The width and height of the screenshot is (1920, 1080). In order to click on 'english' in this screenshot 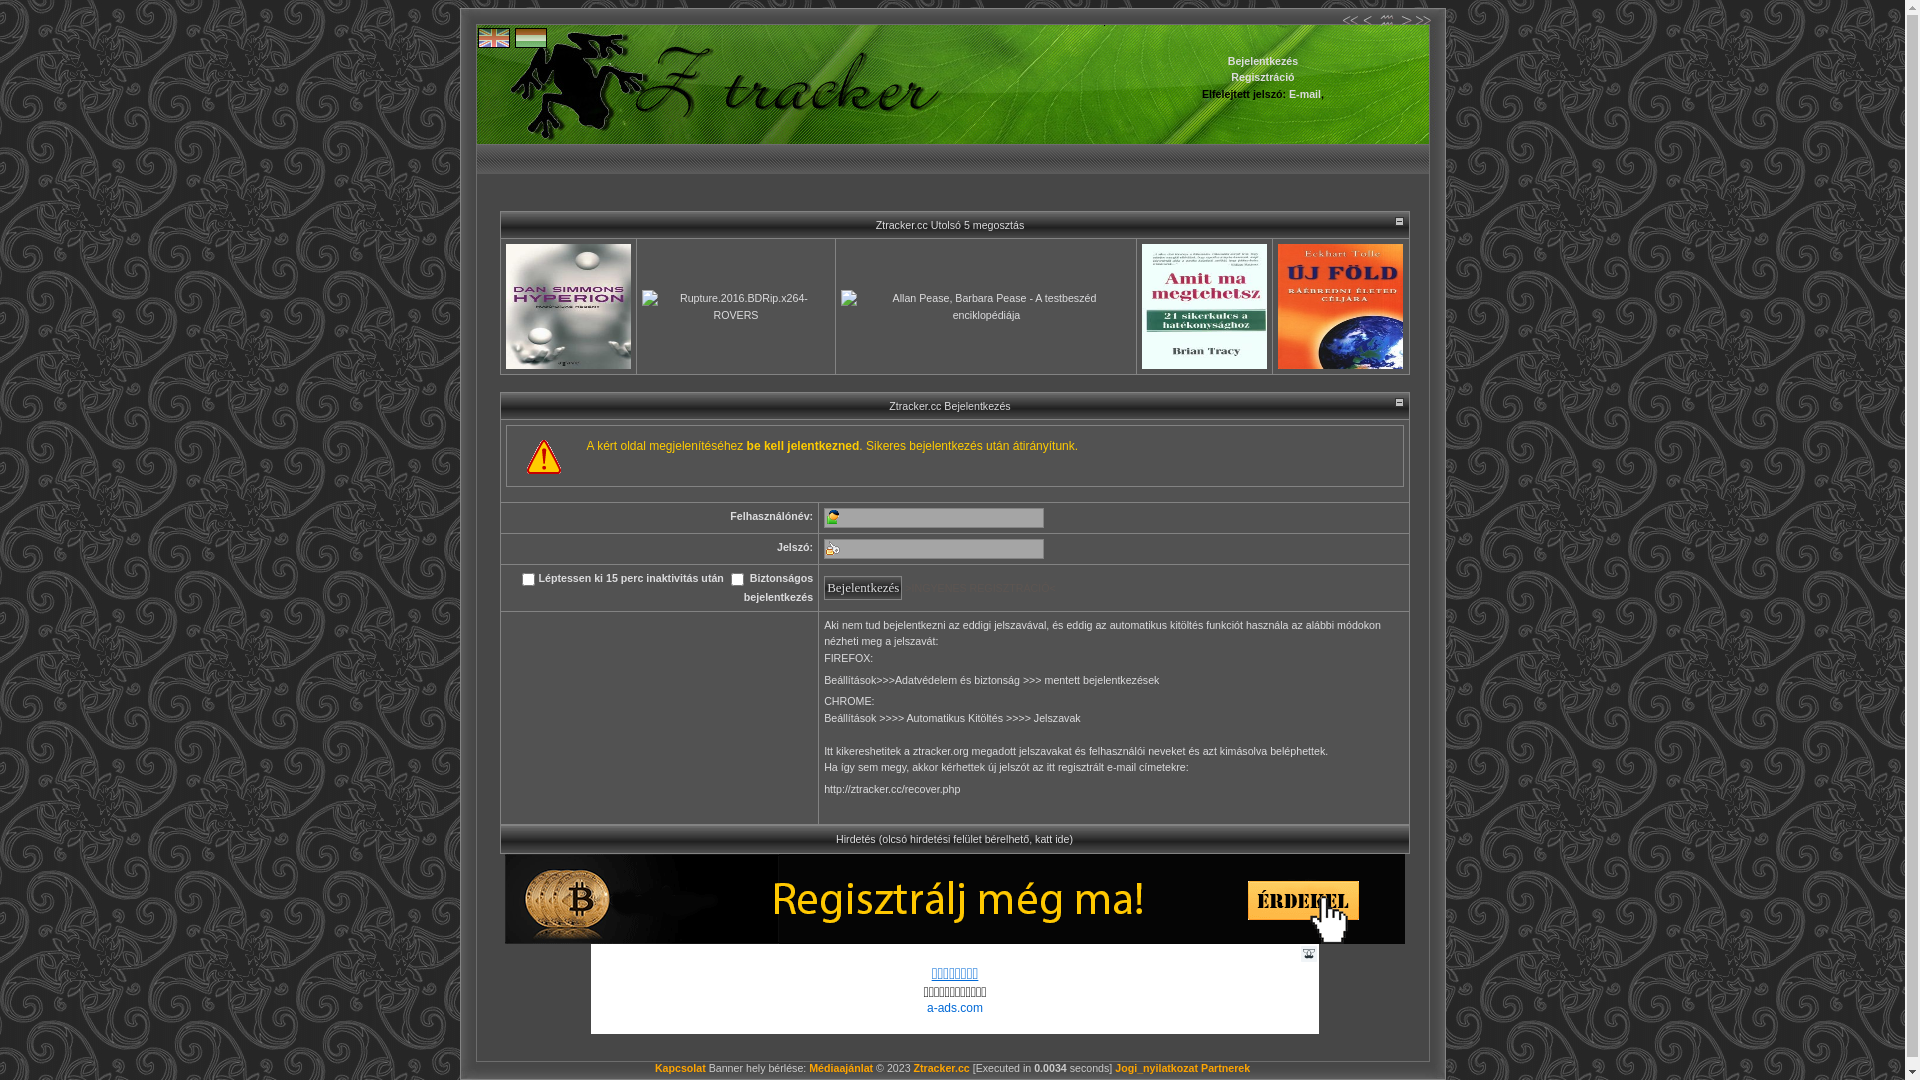, I will do `click(494, 38)`.